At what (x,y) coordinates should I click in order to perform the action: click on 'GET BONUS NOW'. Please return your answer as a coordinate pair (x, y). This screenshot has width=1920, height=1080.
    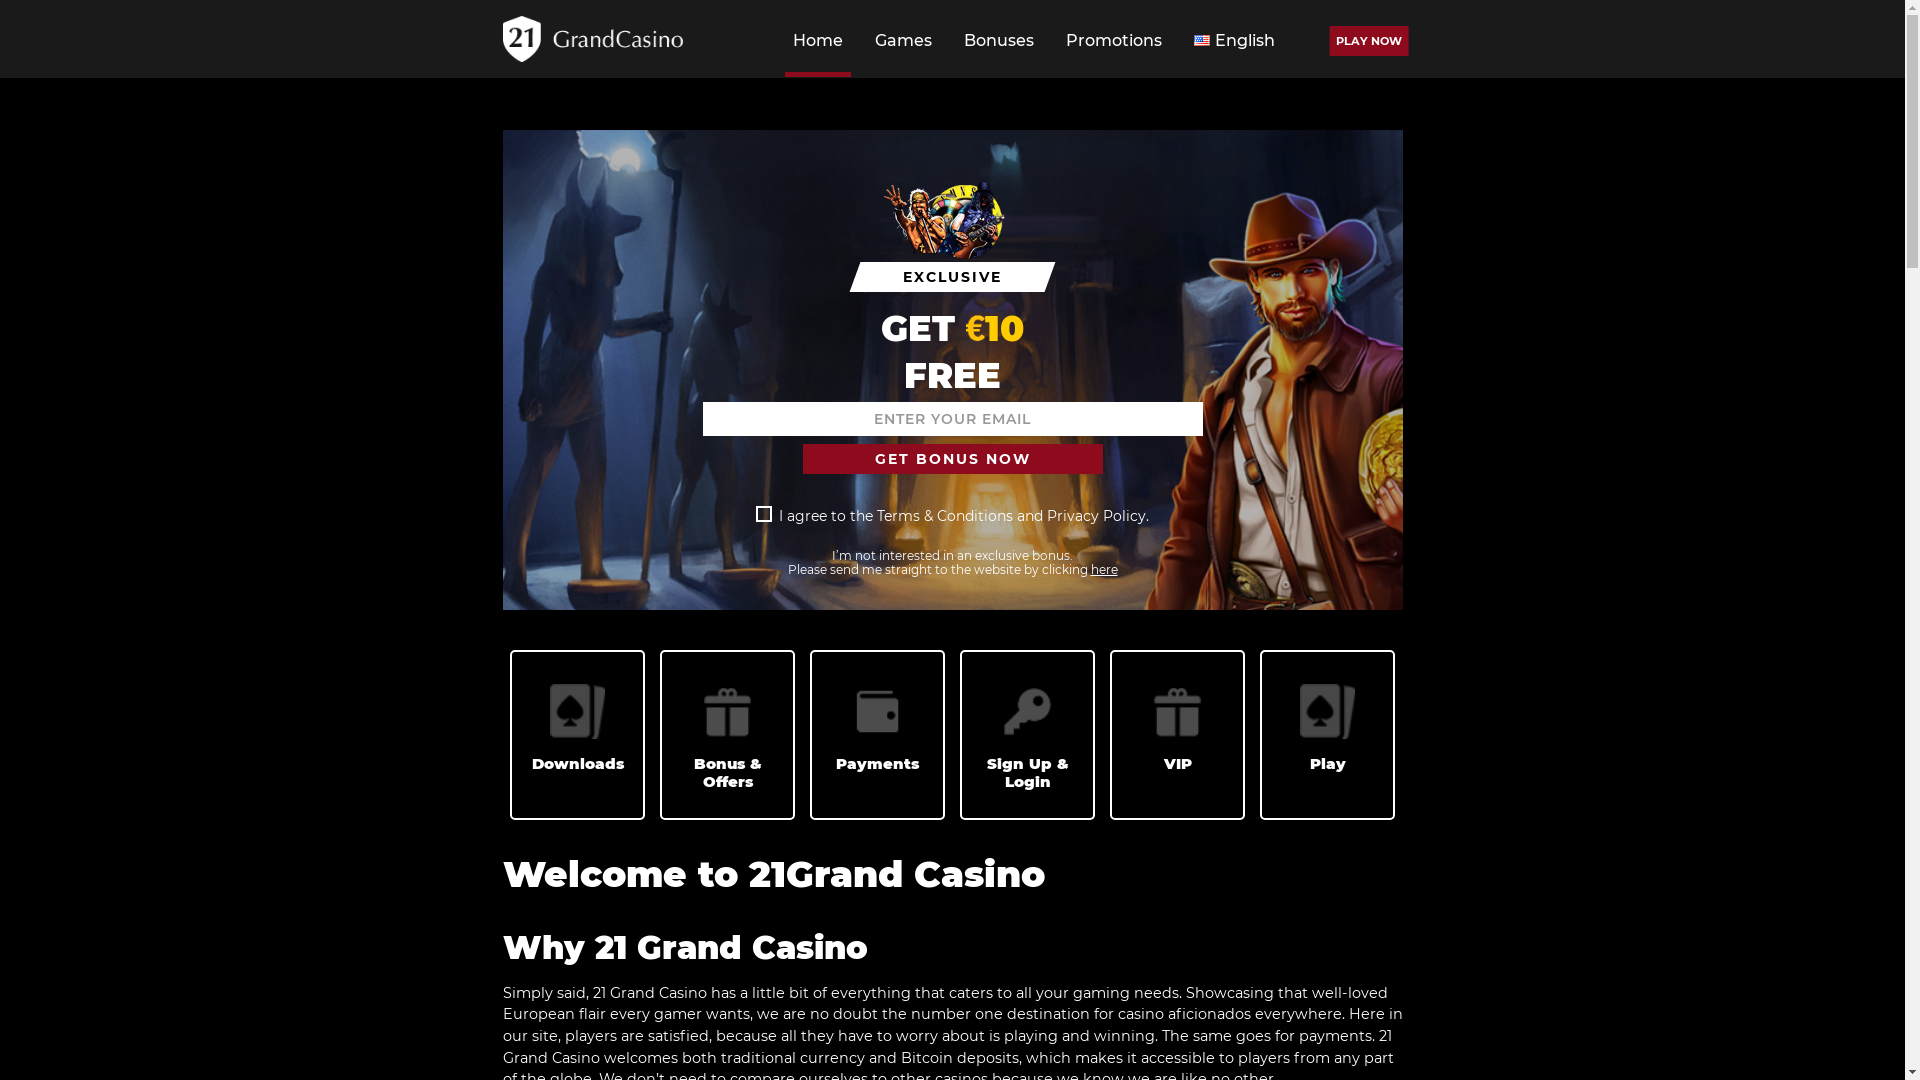
    Looking at the image, I should click on (950, 459).